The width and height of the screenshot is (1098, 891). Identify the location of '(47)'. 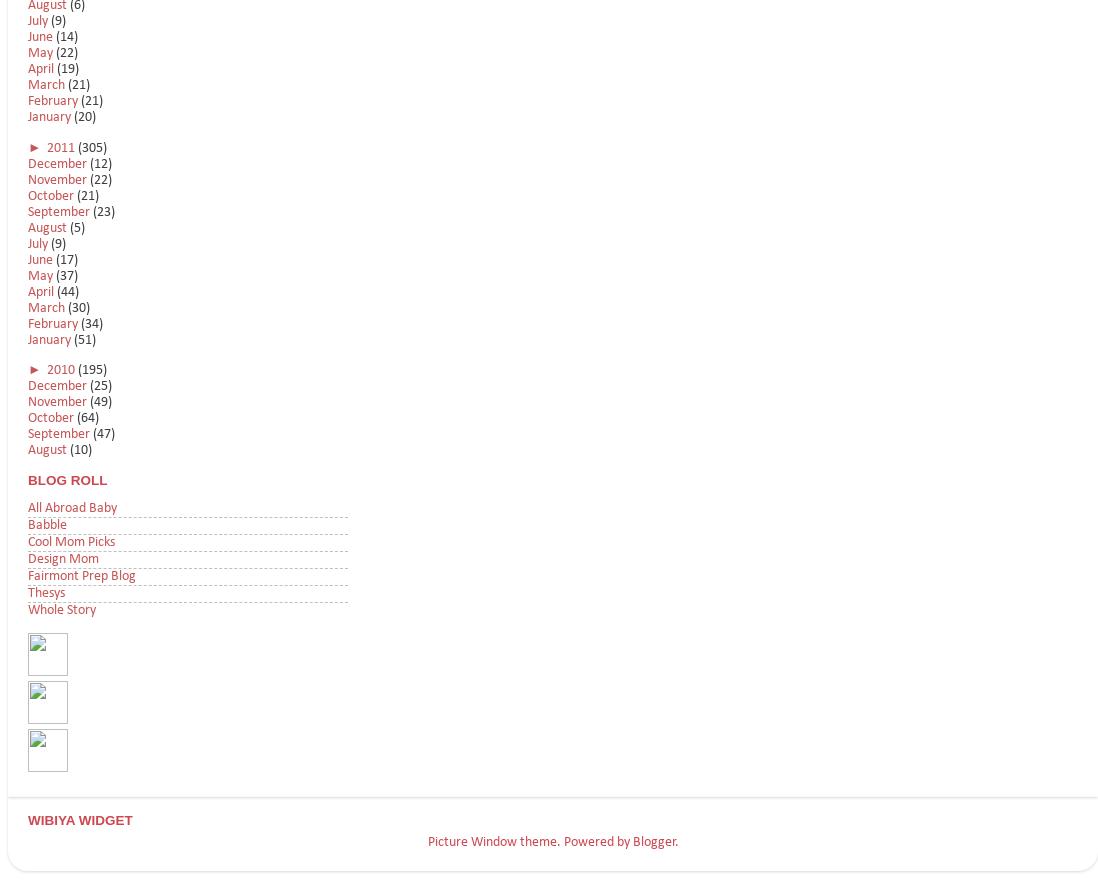
(103, 434).